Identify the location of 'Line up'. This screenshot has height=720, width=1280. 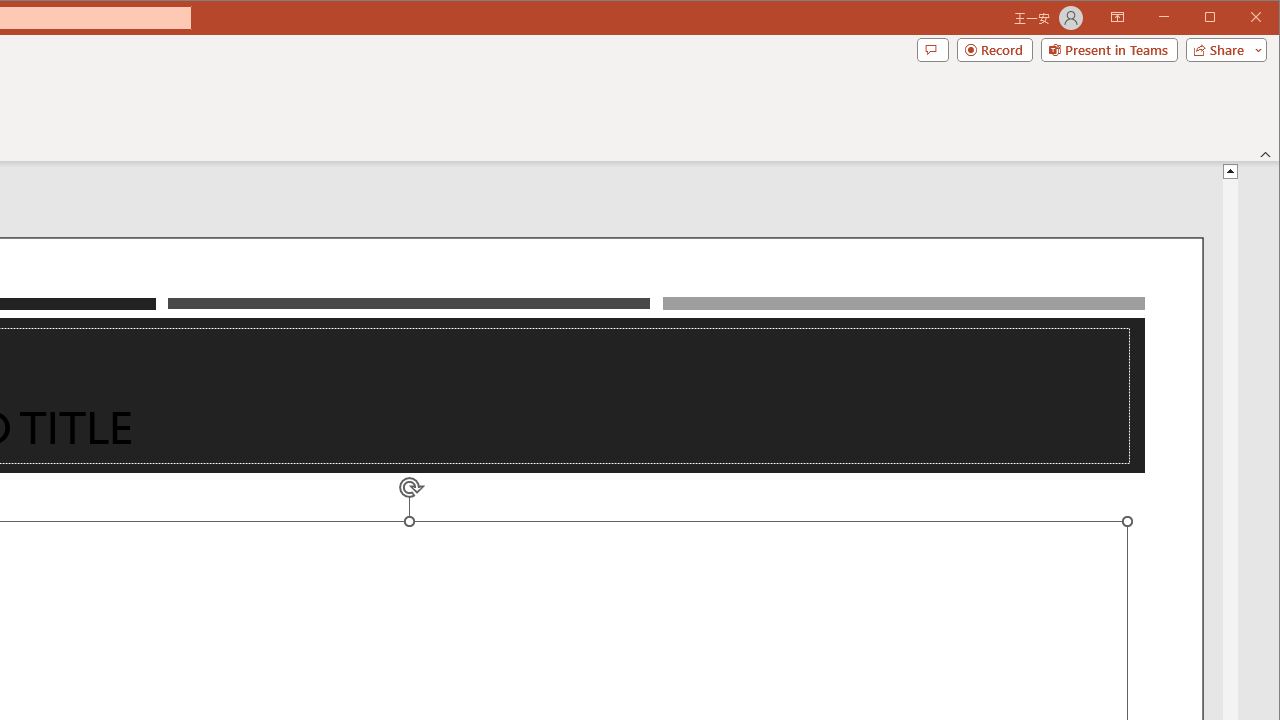
(1229, 169).